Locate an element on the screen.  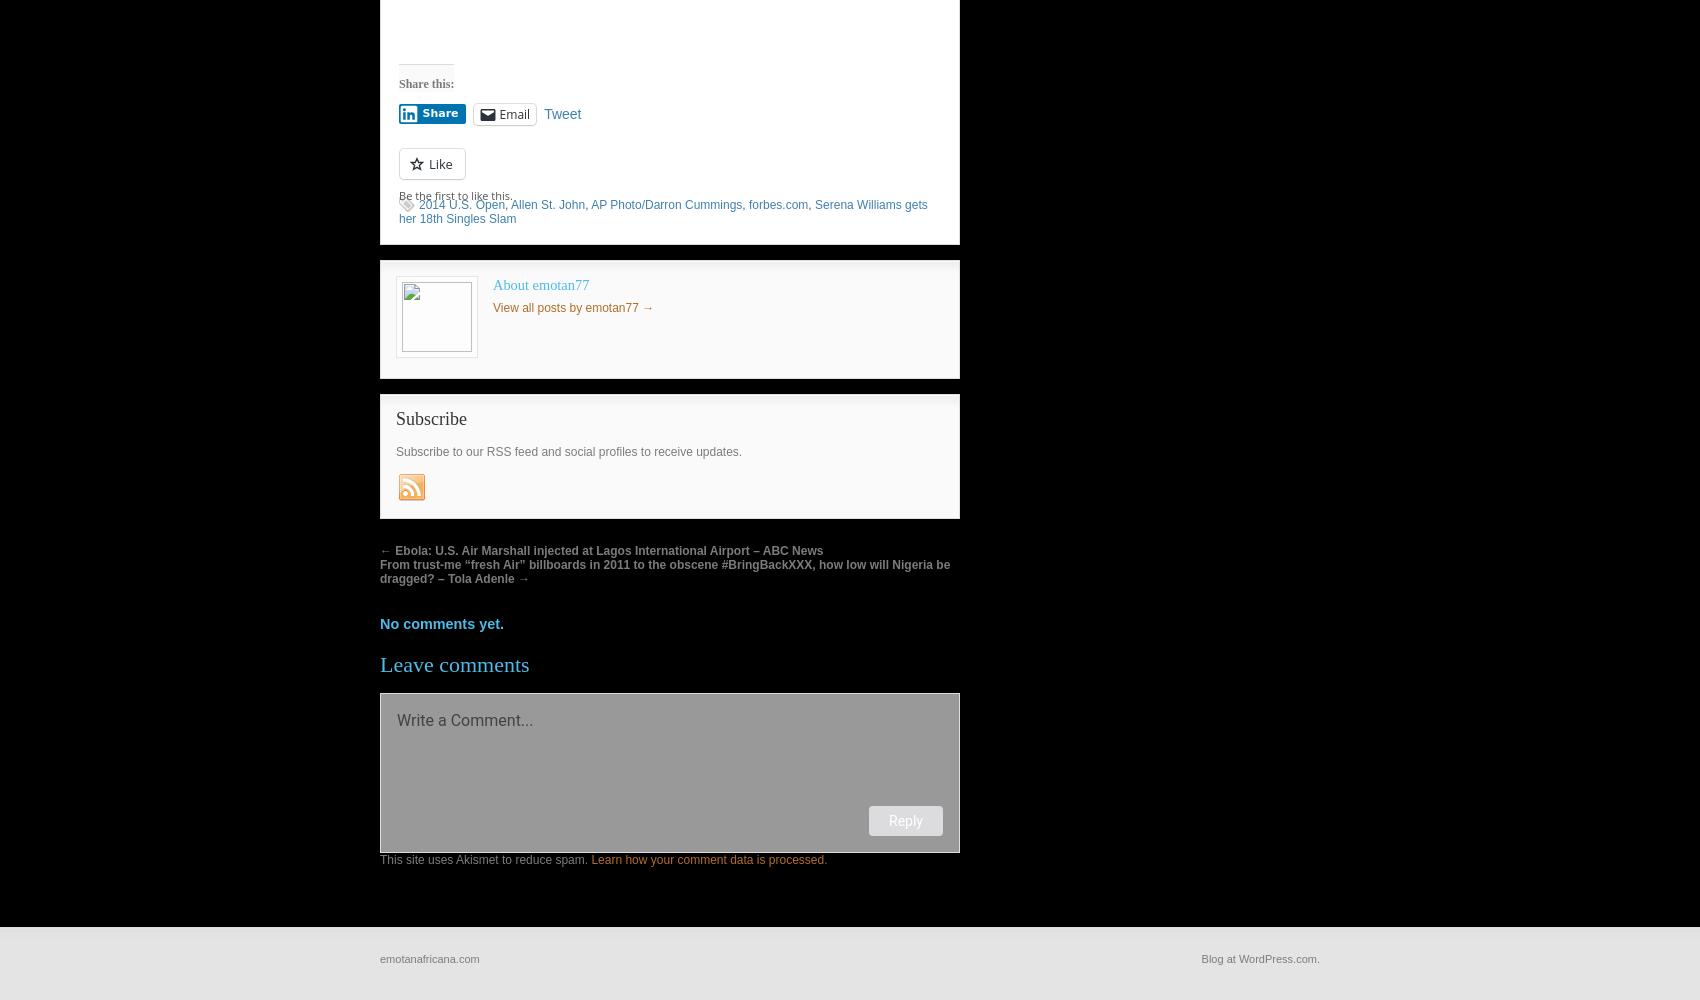
'Blog at WordPress.com.' is located at coordinates (1259, 957).